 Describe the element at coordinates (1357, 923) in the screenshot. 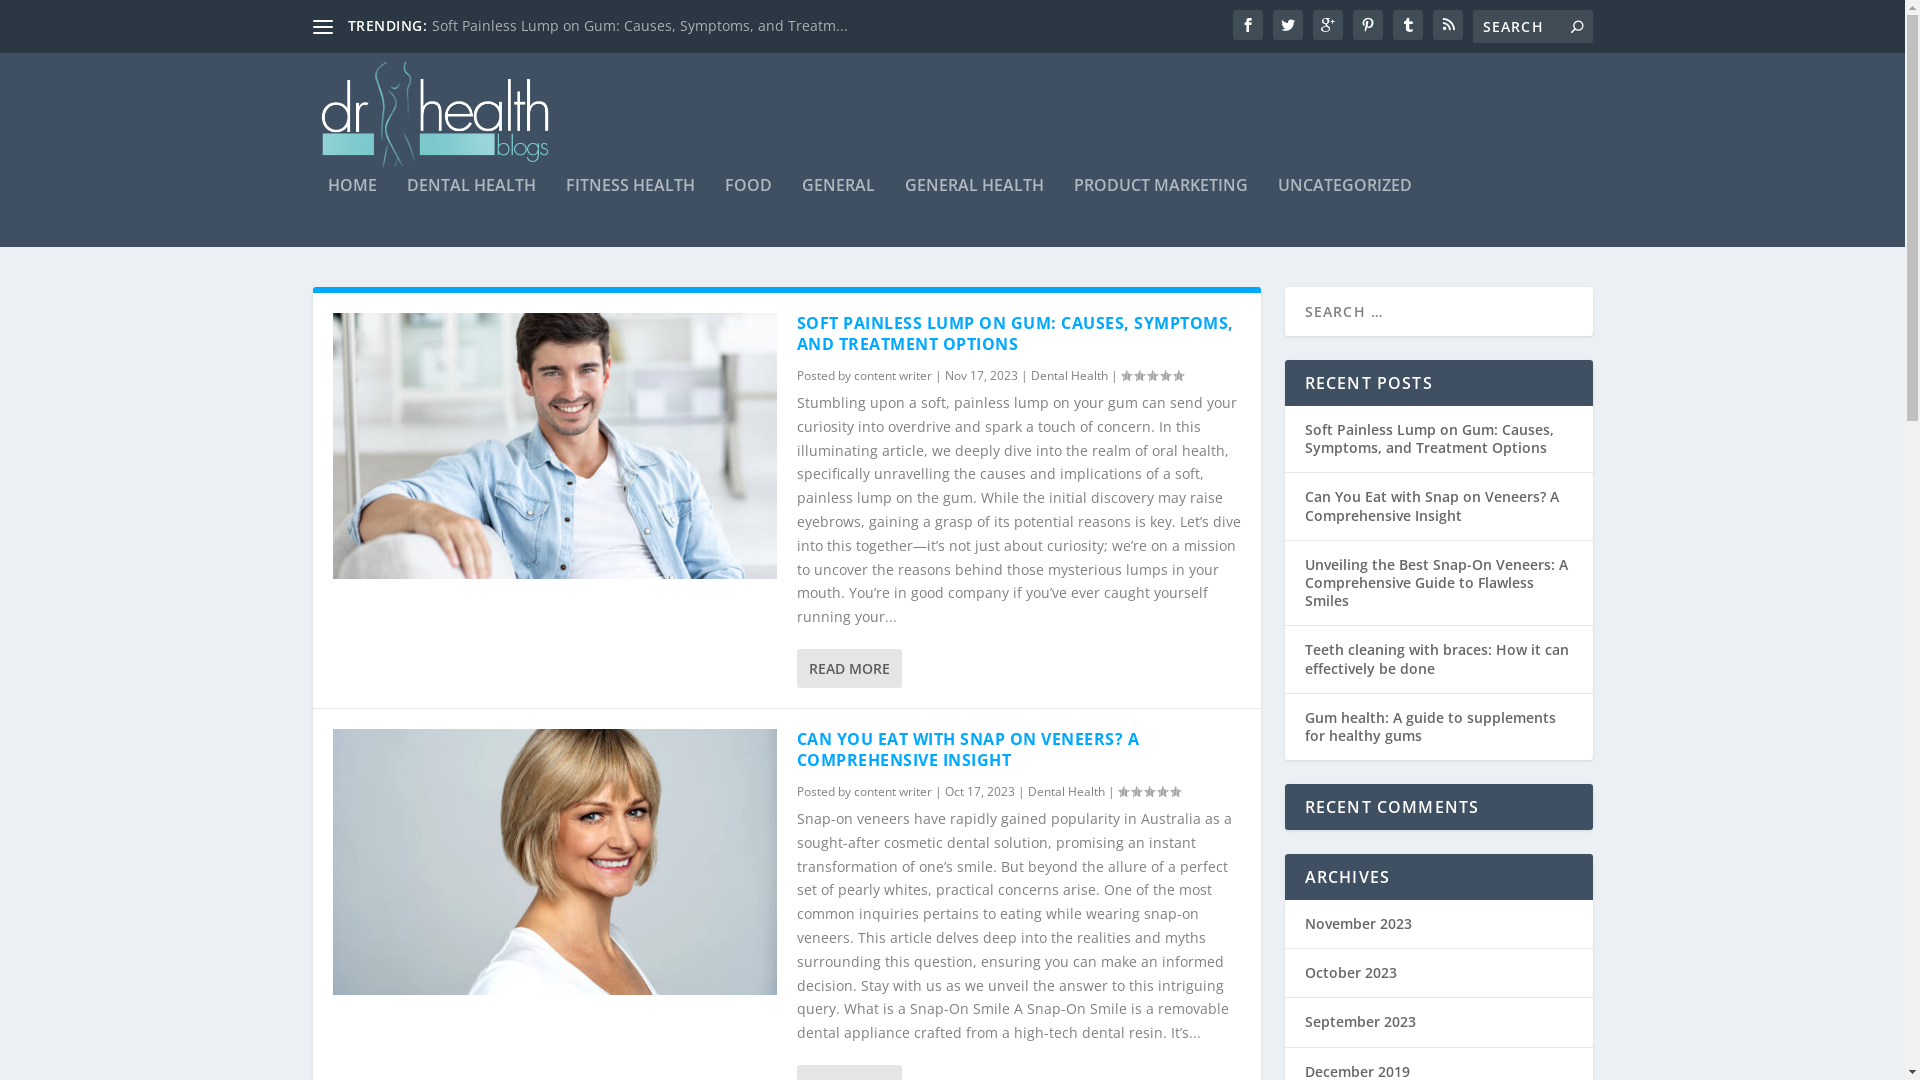

I see `'November 2023'` at that location.